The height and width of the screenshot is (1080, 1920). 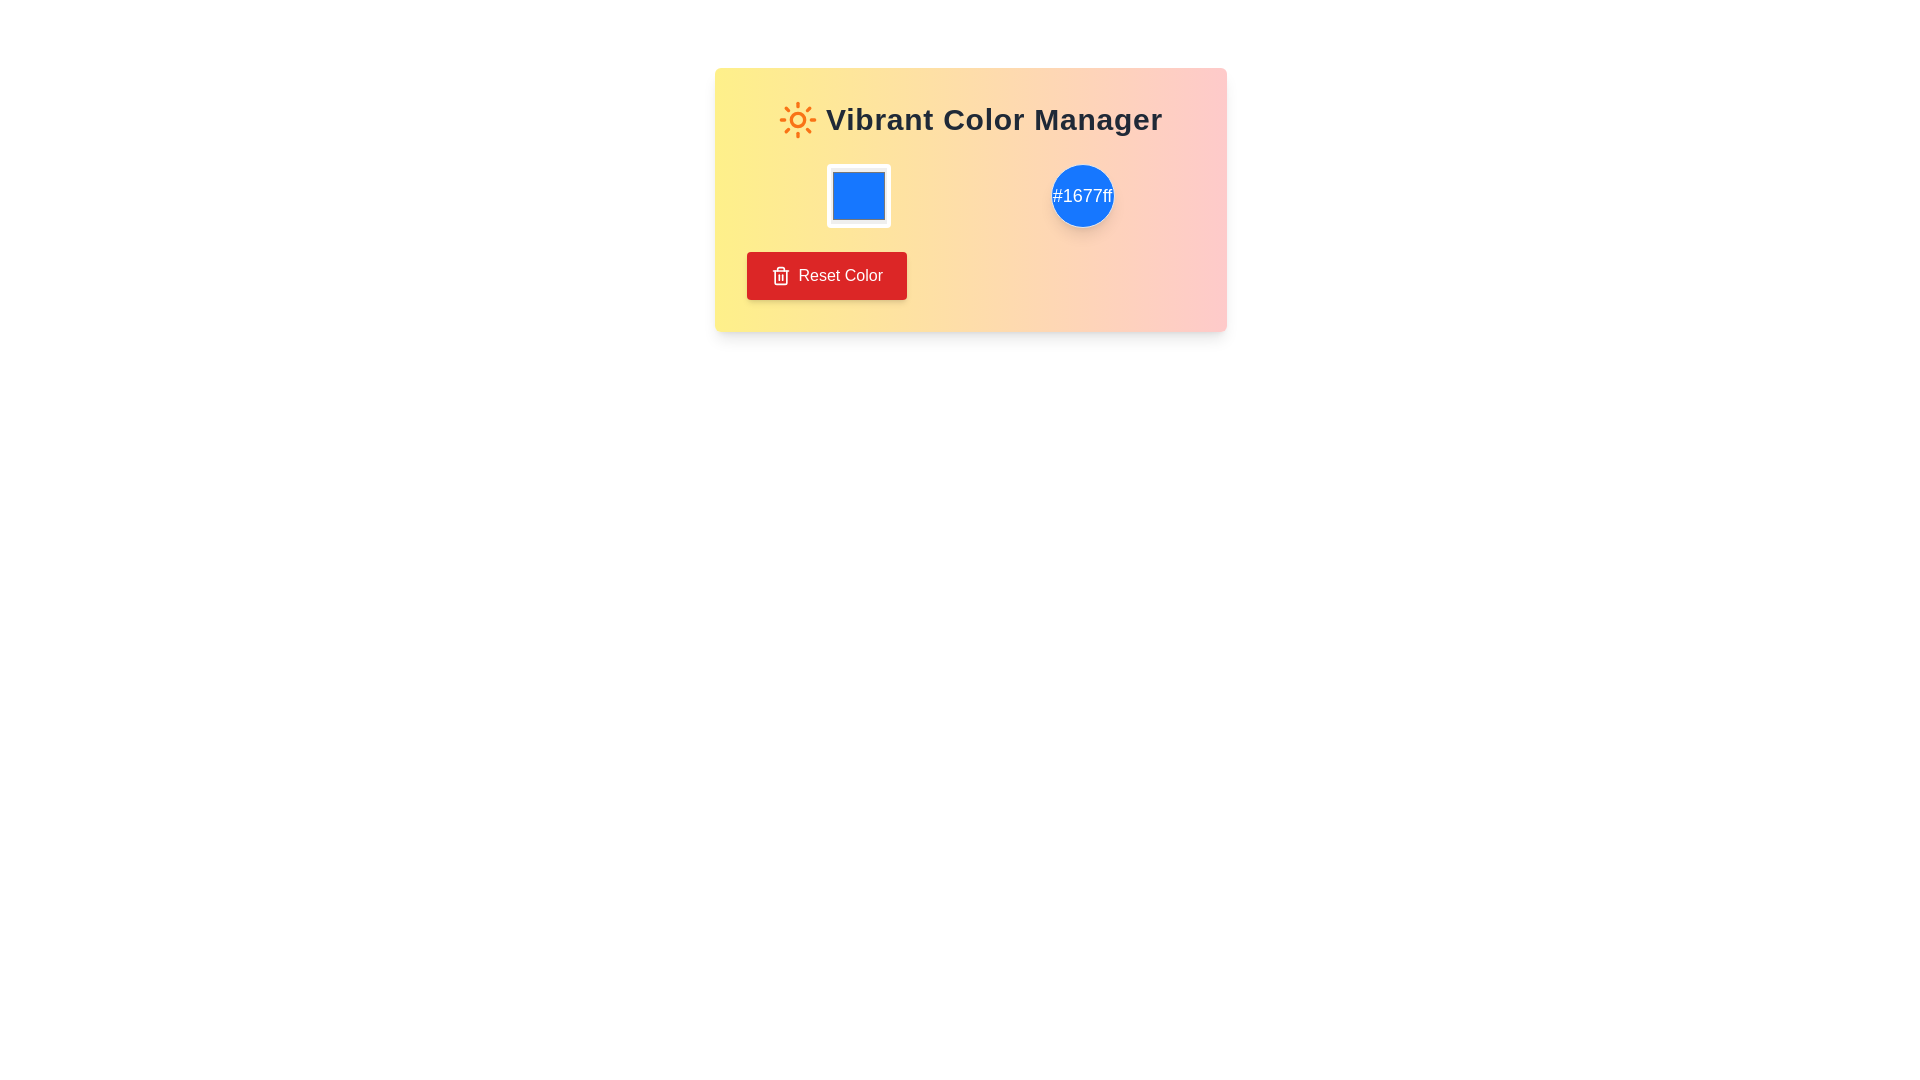 I want to click on the trash can icon inside the 'Reset Color' button to reset the color settings, so click(x=779, y=276).